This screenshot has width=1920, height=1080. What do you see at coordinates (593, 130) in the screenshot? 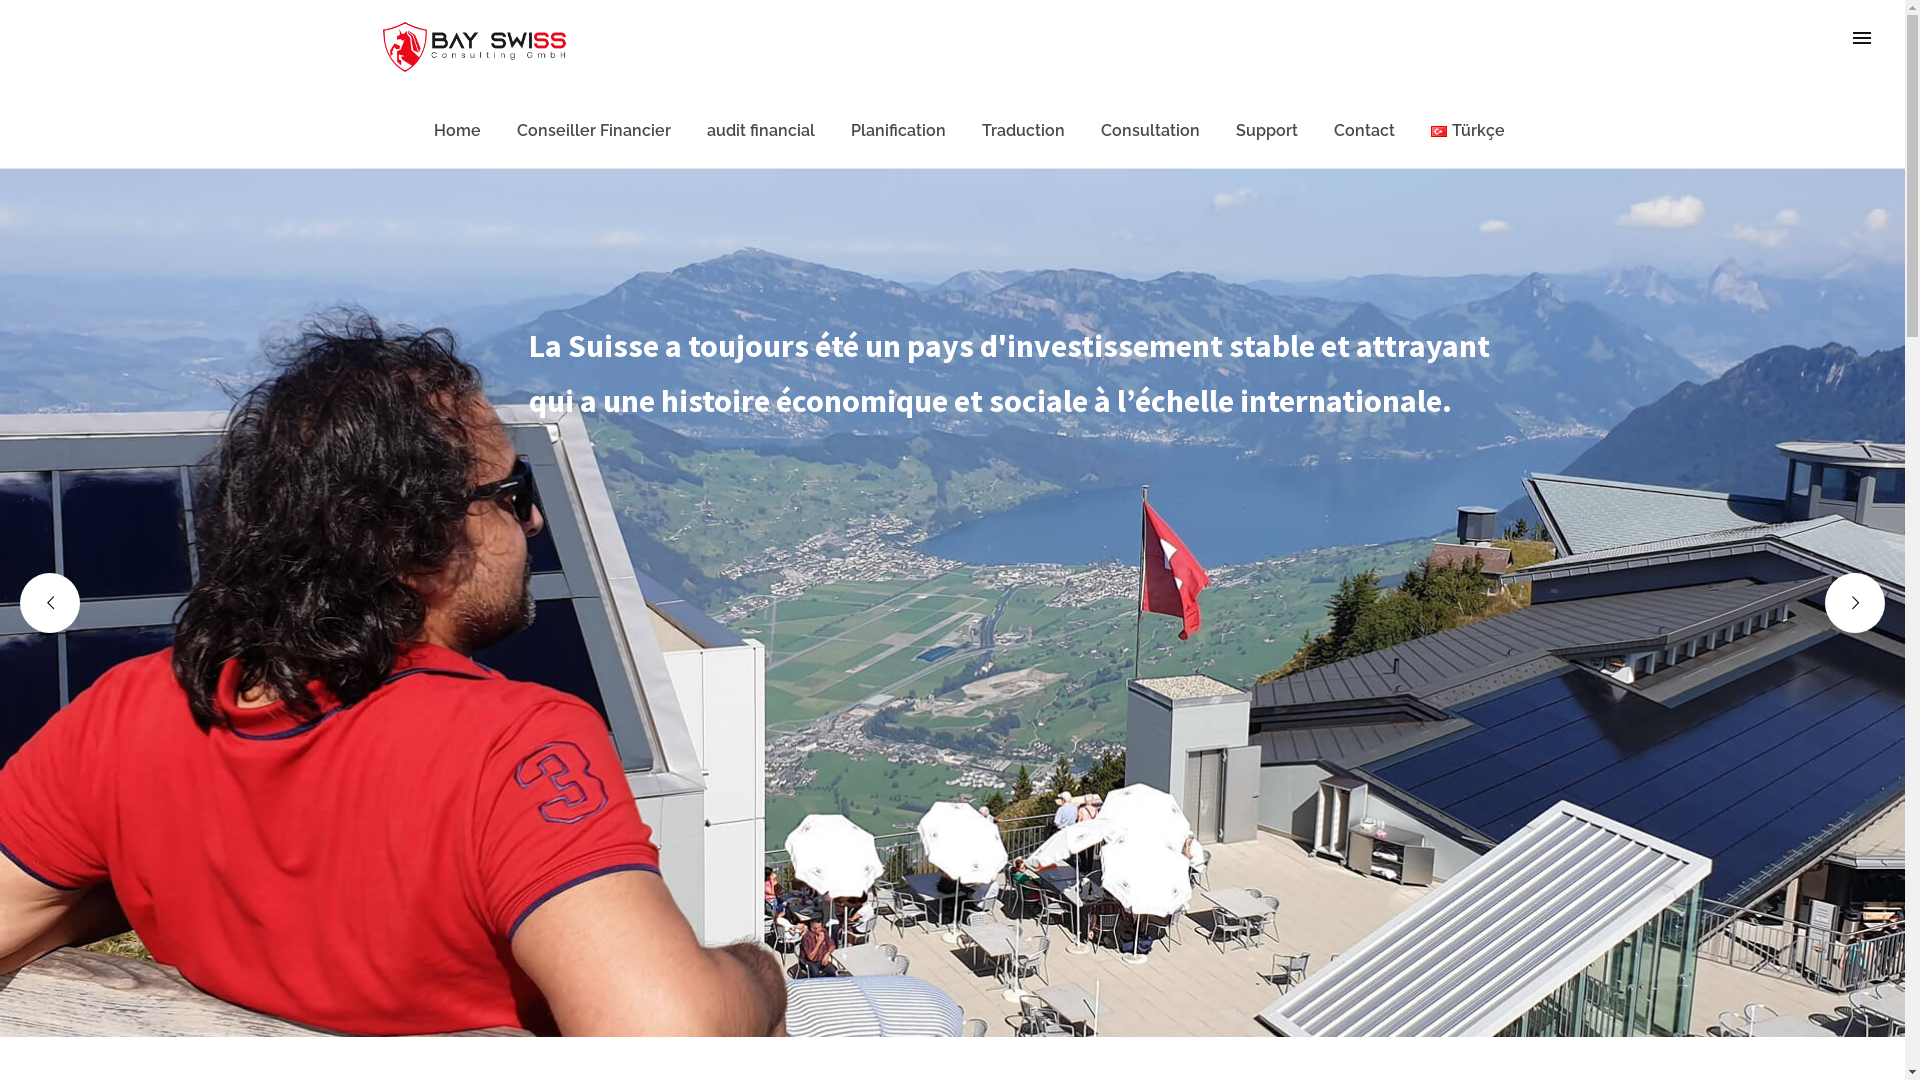
I see `'Conseiller Financier'` at bounding box center [593, 130].